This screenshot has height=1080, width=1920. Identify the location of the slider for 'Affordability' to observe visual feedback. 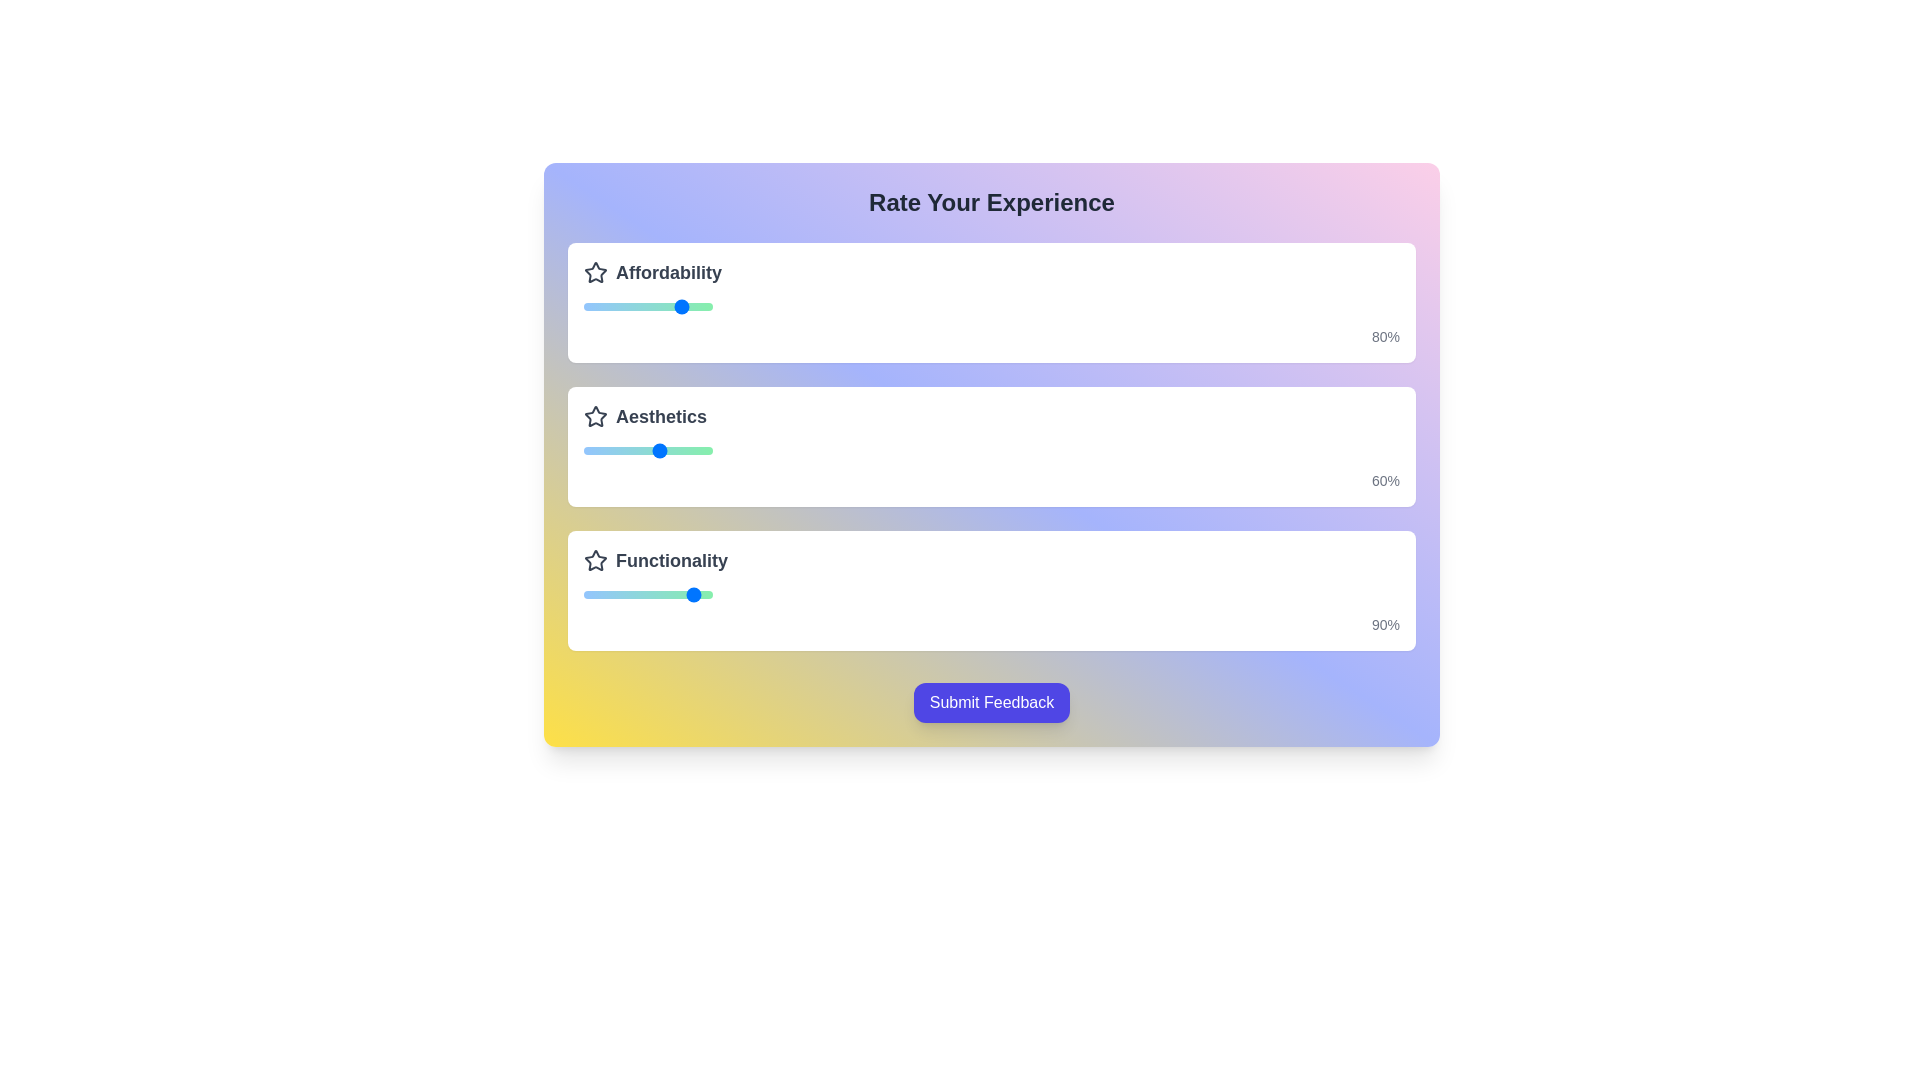
(648, 307).